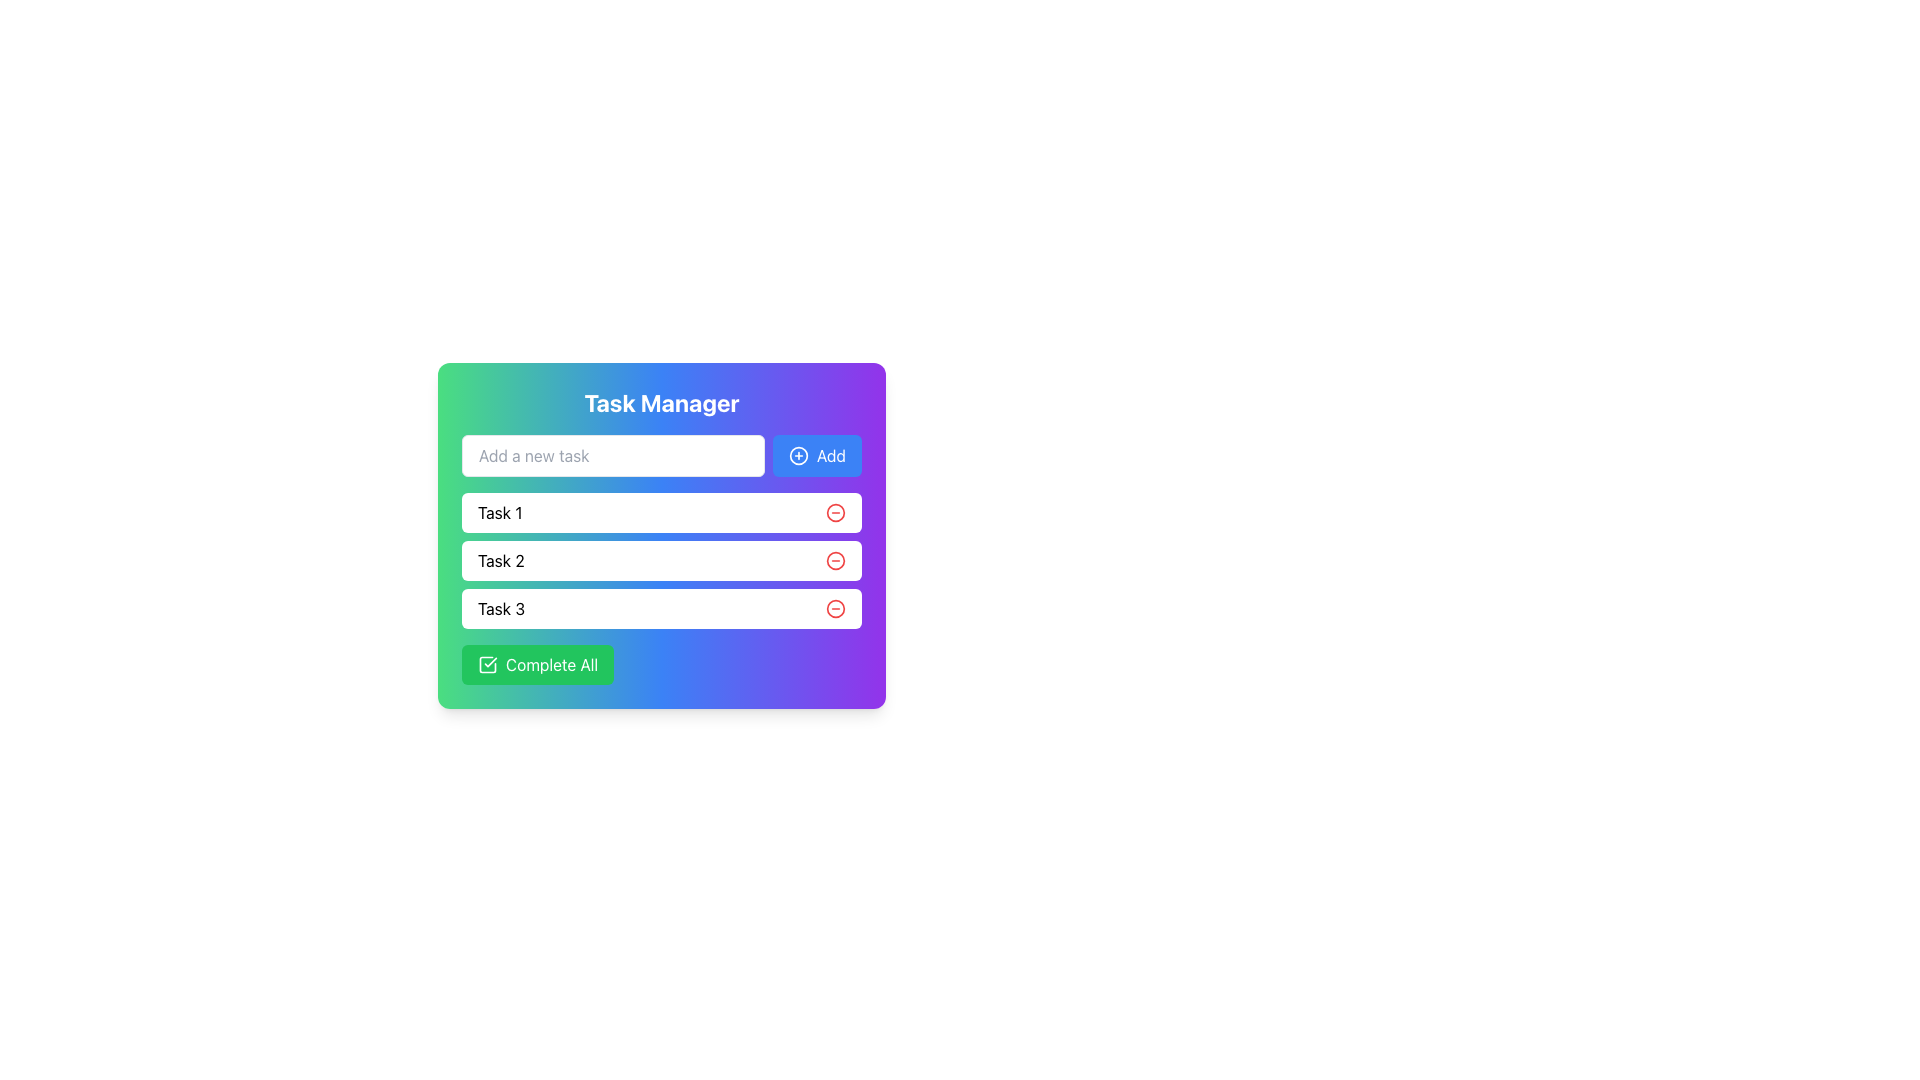  What do you see at coordinates (501, 560) in the screenshot?
I see `the Text Label displaying 'Task 2', which is the second task item in the task management interface` at bounding box center [501, 560].